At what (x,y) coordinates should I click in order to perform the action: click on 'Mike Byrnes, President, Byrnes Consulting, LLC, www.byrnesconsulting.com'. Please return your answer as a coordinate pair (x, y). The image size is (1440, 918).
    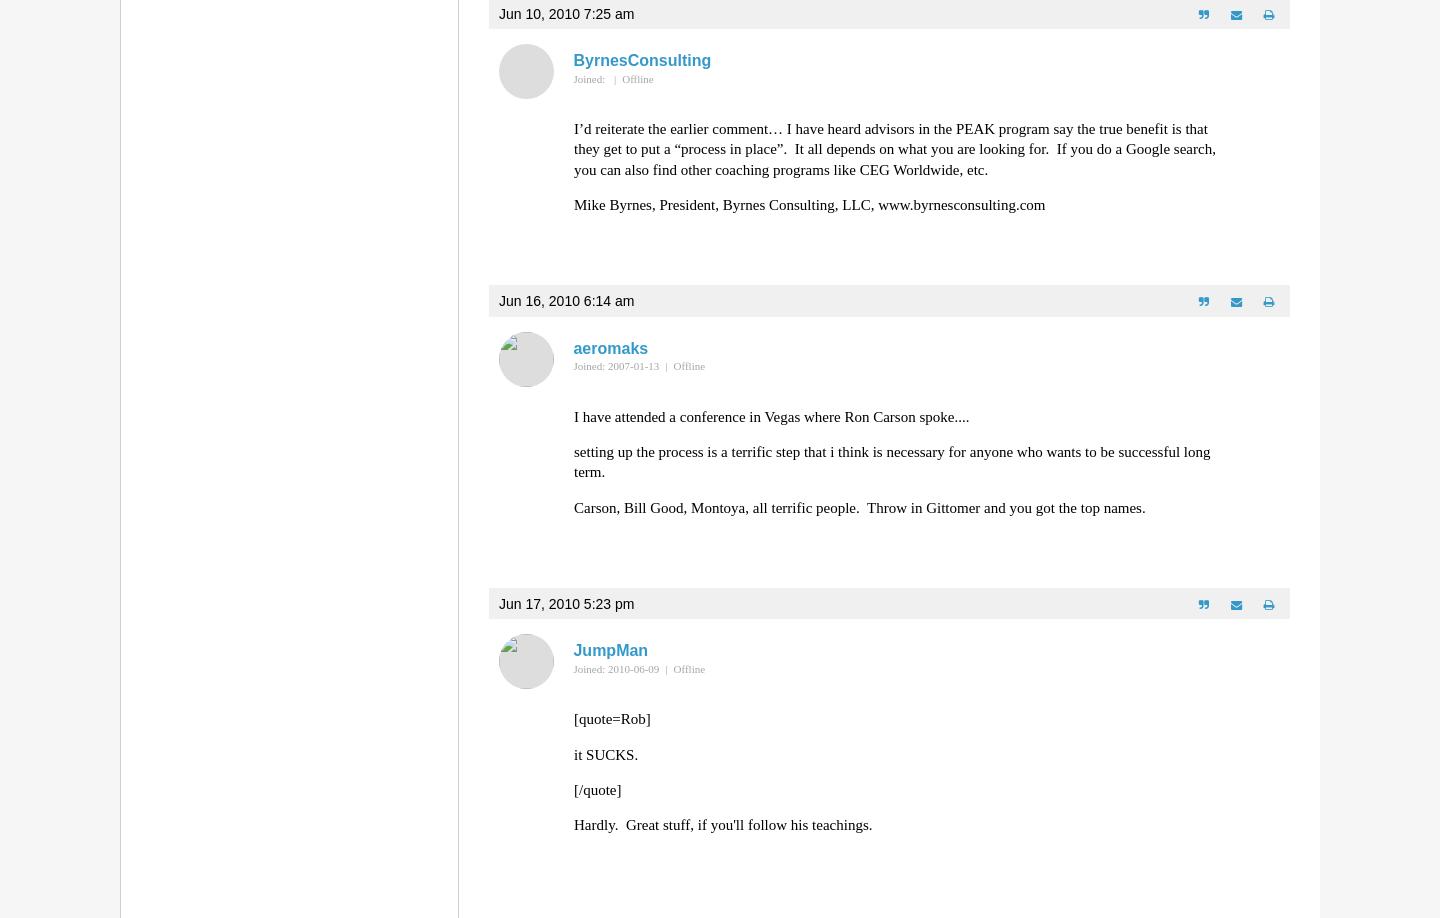
    Looking at the image, I should click on (809, 203).